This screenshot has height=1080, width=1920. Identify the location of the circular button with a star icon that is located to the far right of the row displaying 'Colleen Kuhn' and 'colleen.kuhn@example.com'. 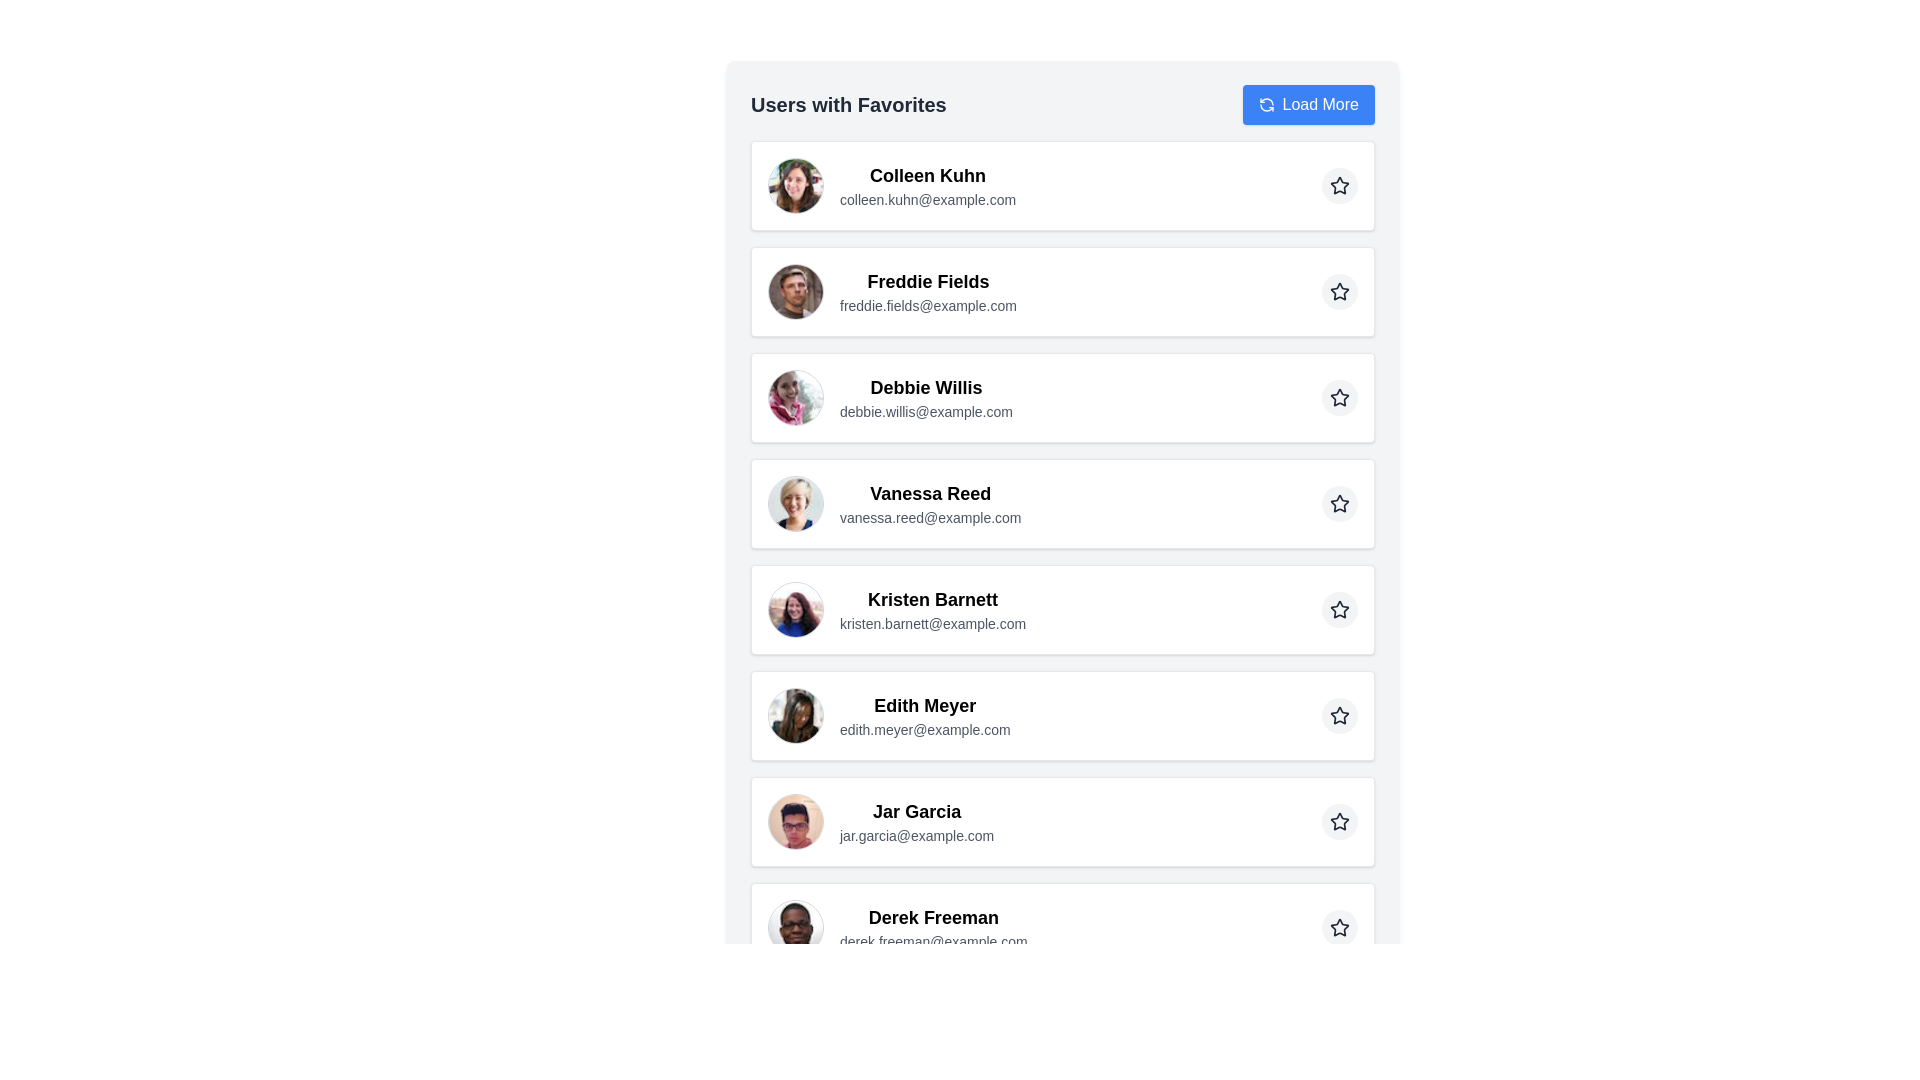
(1339, 185).